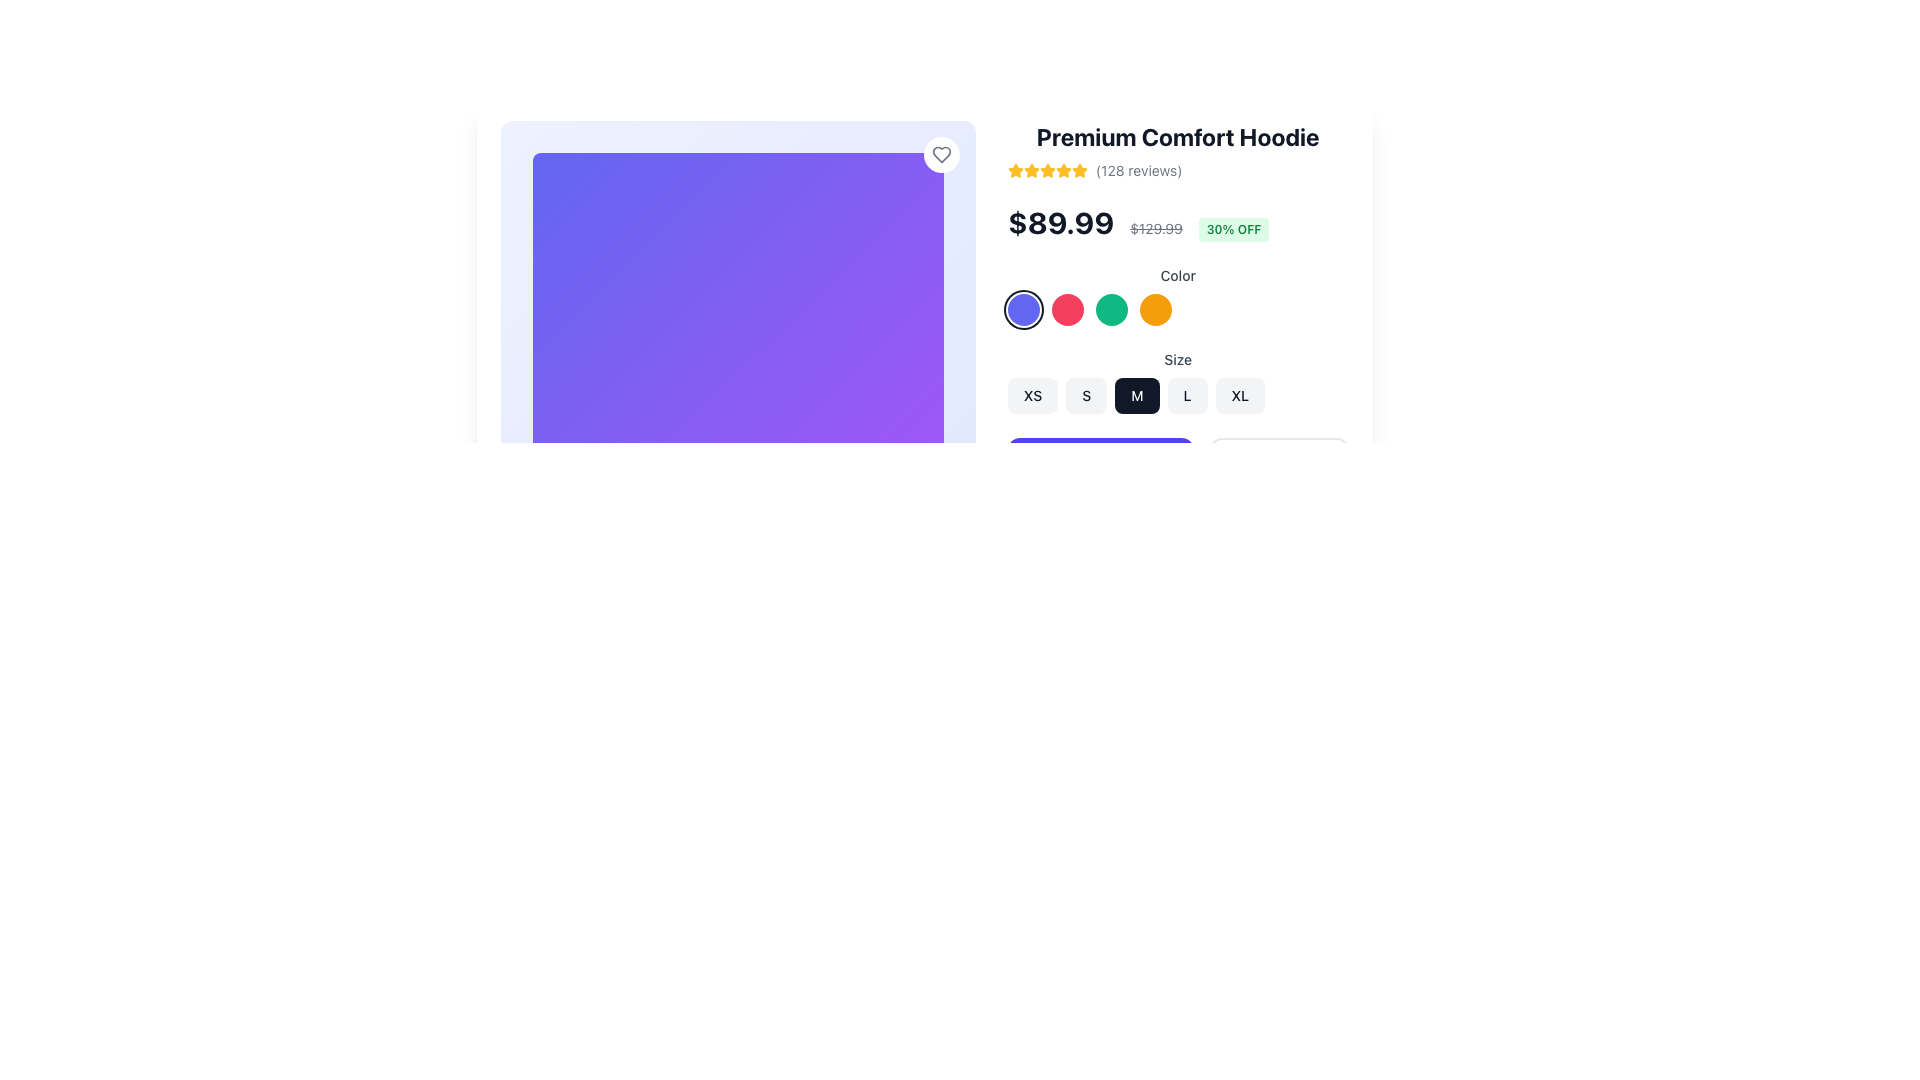 The width and height of the screenshot is (1920, 1080). What do you see at coordinates (1187, 396) in the screenshot?
I see `the rectangular button labeled 'L' with a light gray background` at bounding box center [1187, 396].